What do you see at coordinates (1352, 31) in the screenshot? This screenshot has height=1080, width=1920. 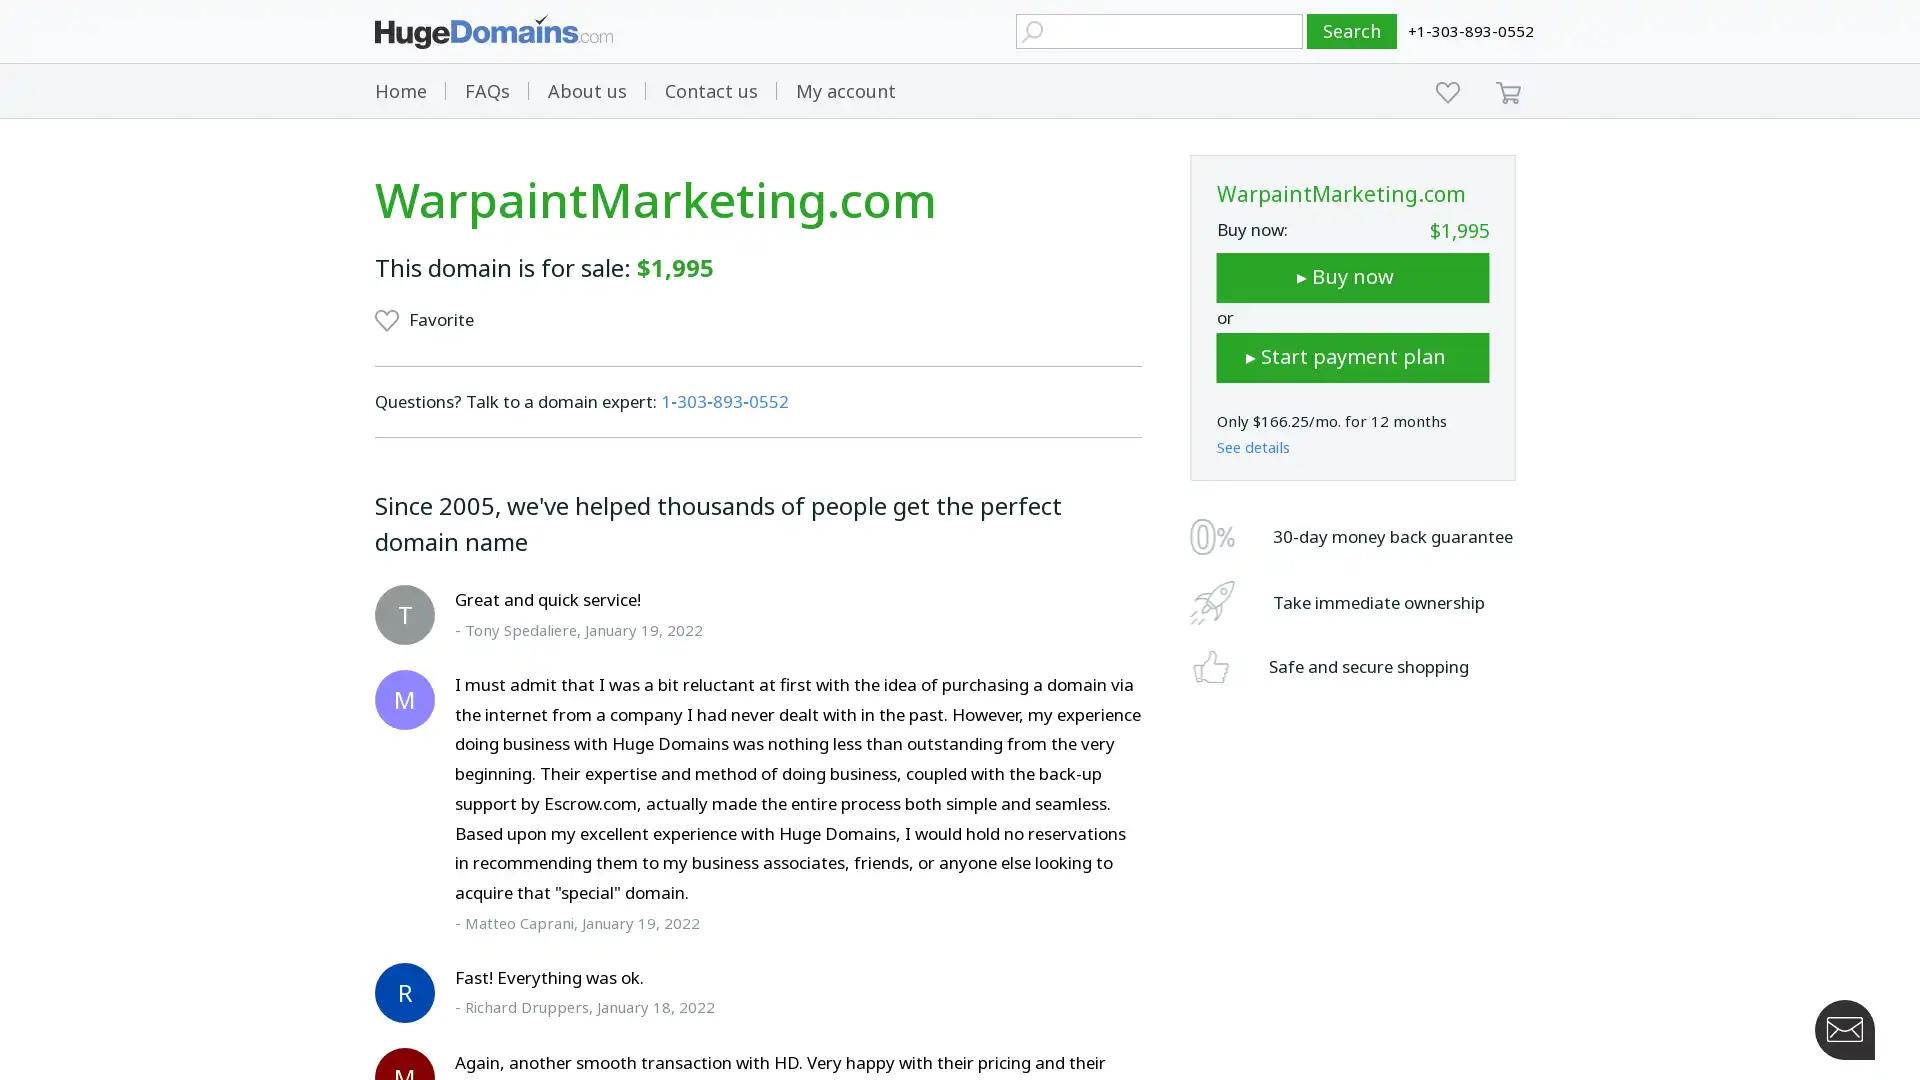 I see `Search` at bounding box center [1352, 31].